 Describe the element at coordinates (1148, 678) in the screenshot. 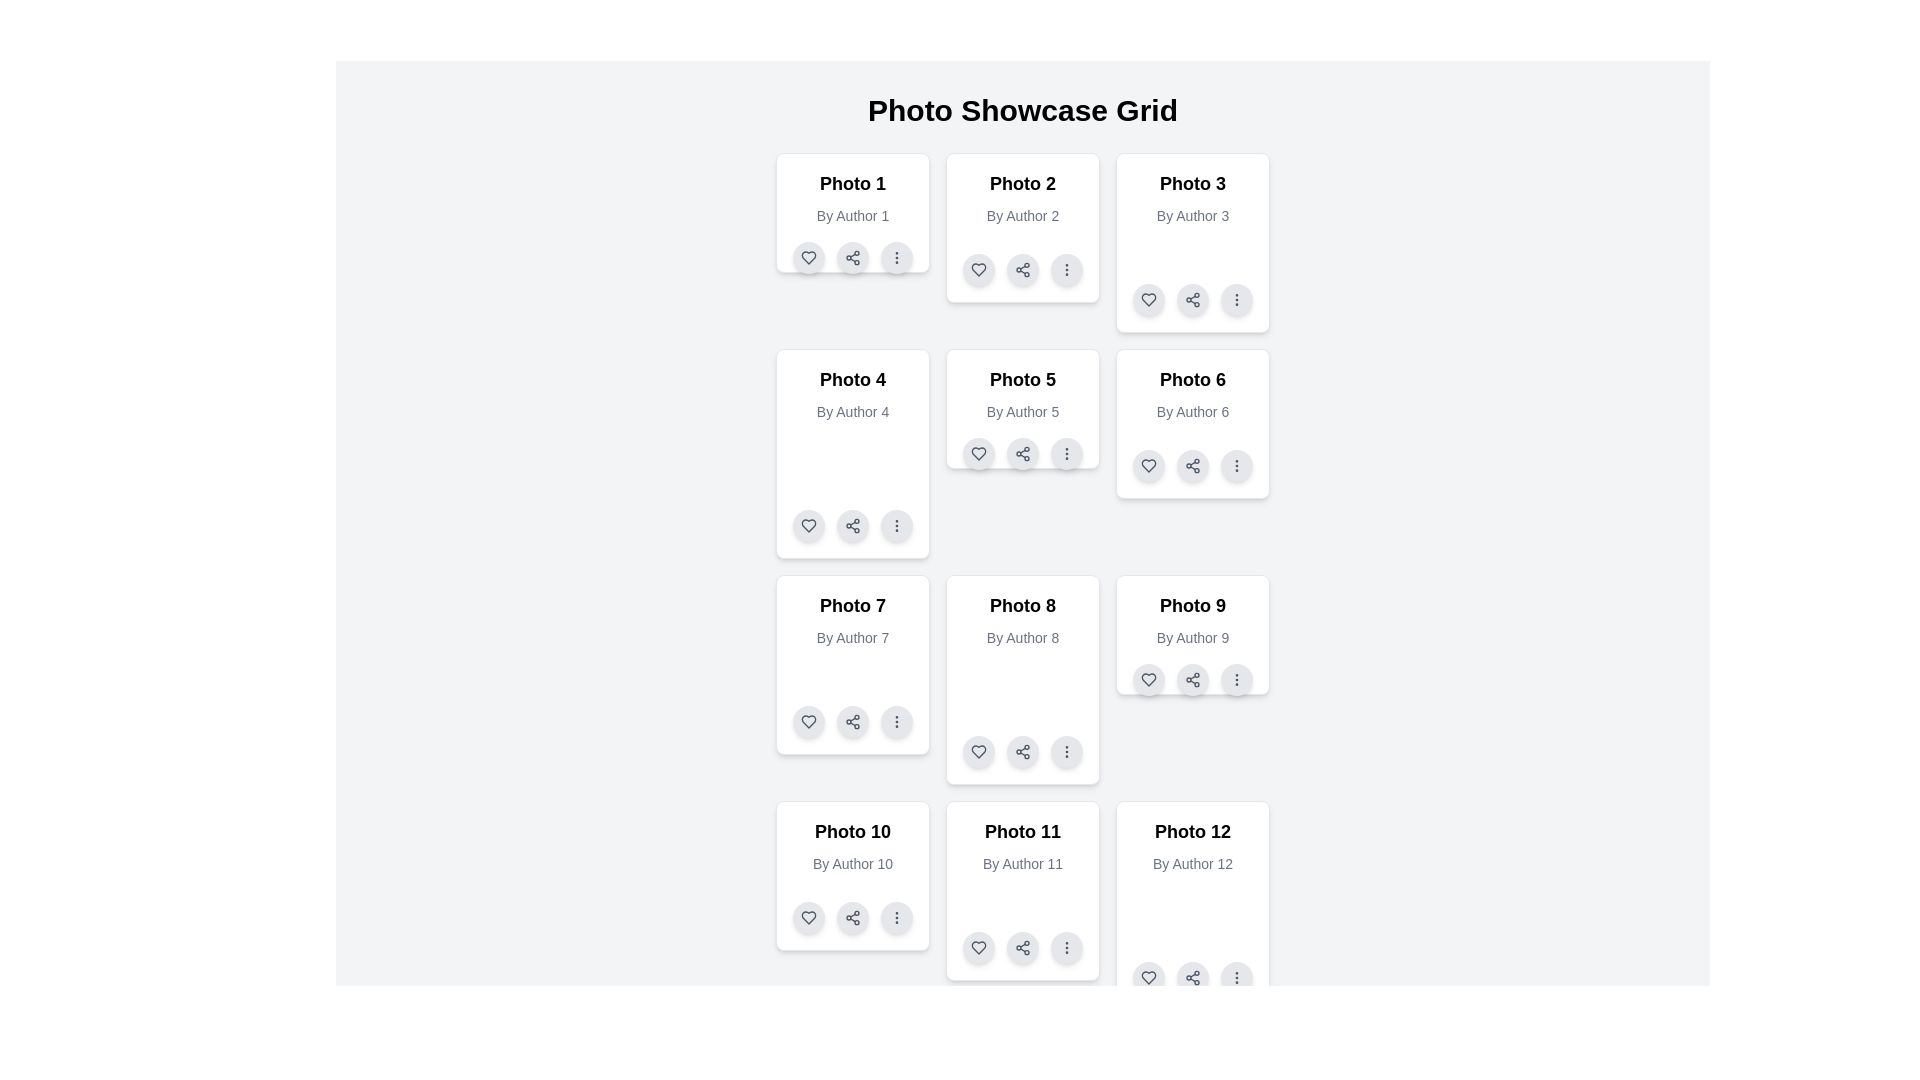

I see `the circular button with a light gray background and heart icon` at that location.